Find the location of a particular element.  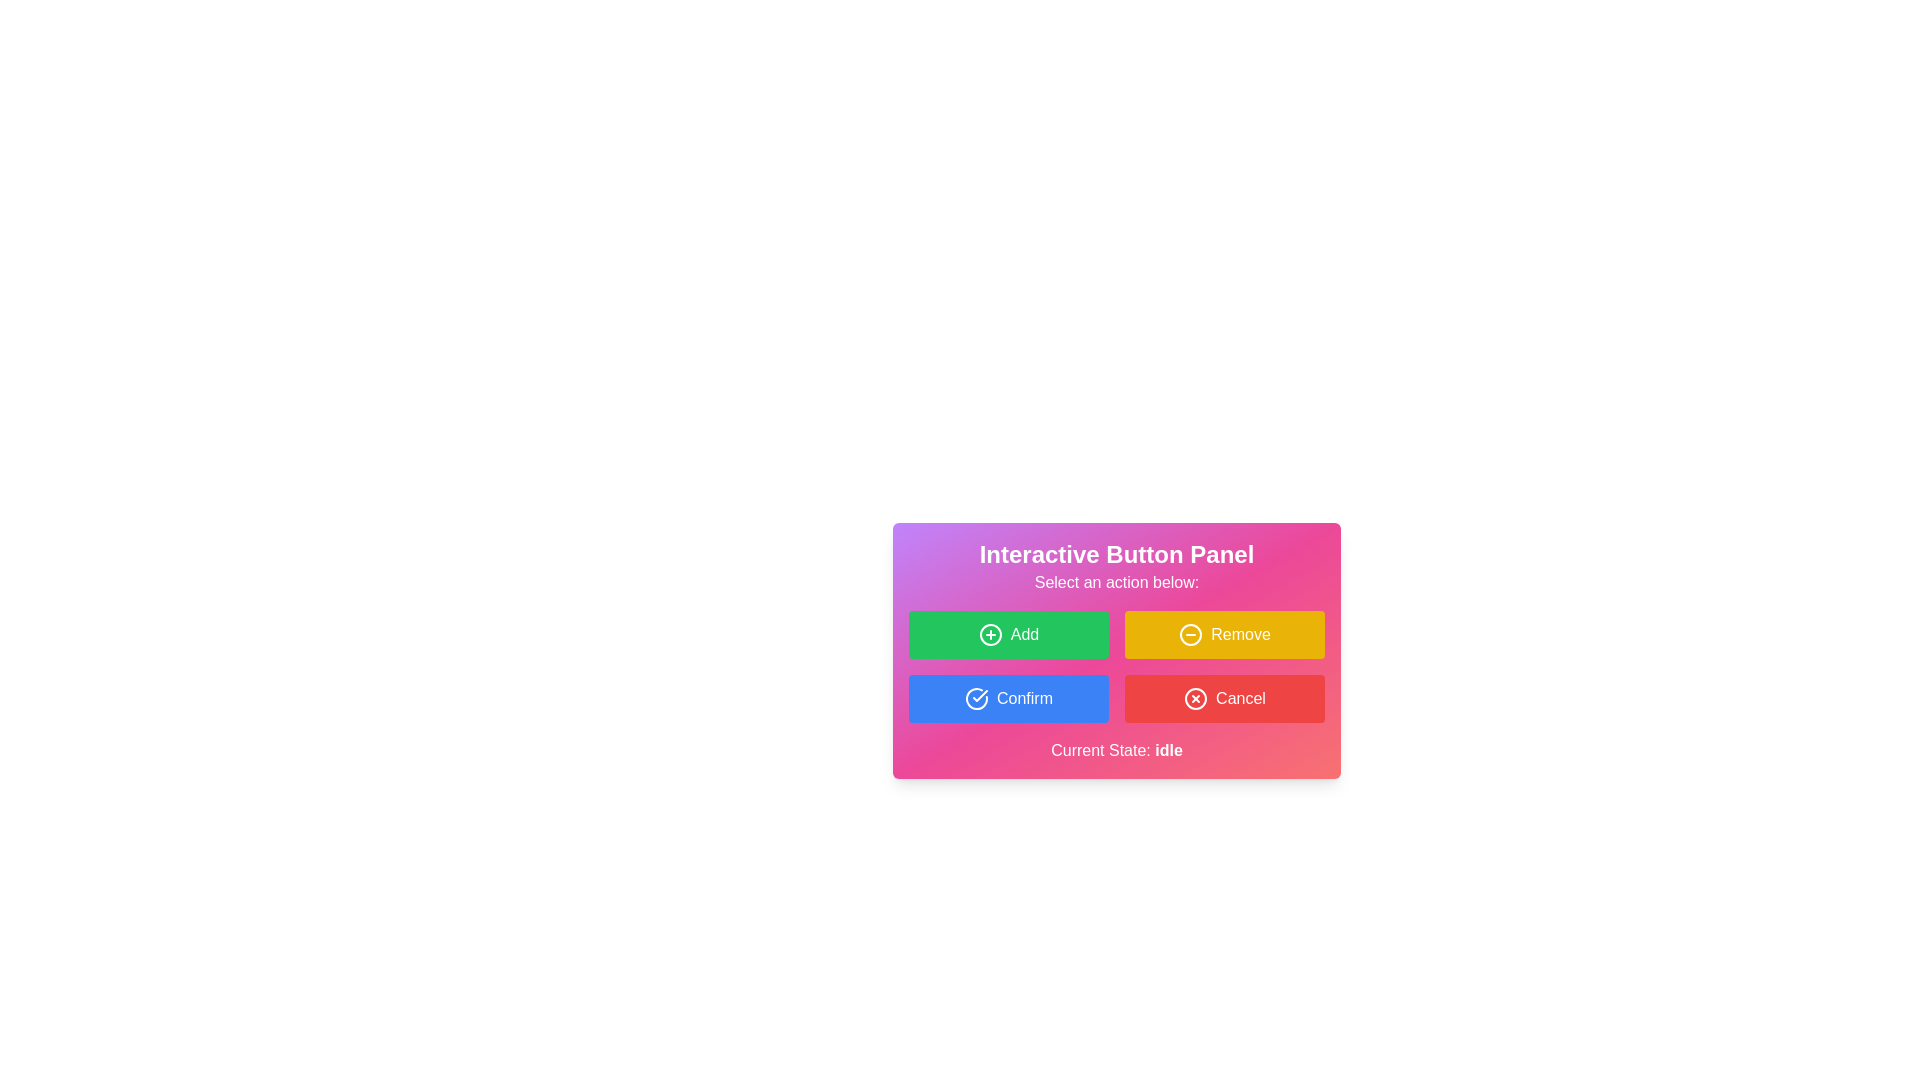

the confirm action button located in the bottom-left position of the grid layout, below the 'Add' button and to the left of the 'Cancel' button is located at coordinates (1008, 697).